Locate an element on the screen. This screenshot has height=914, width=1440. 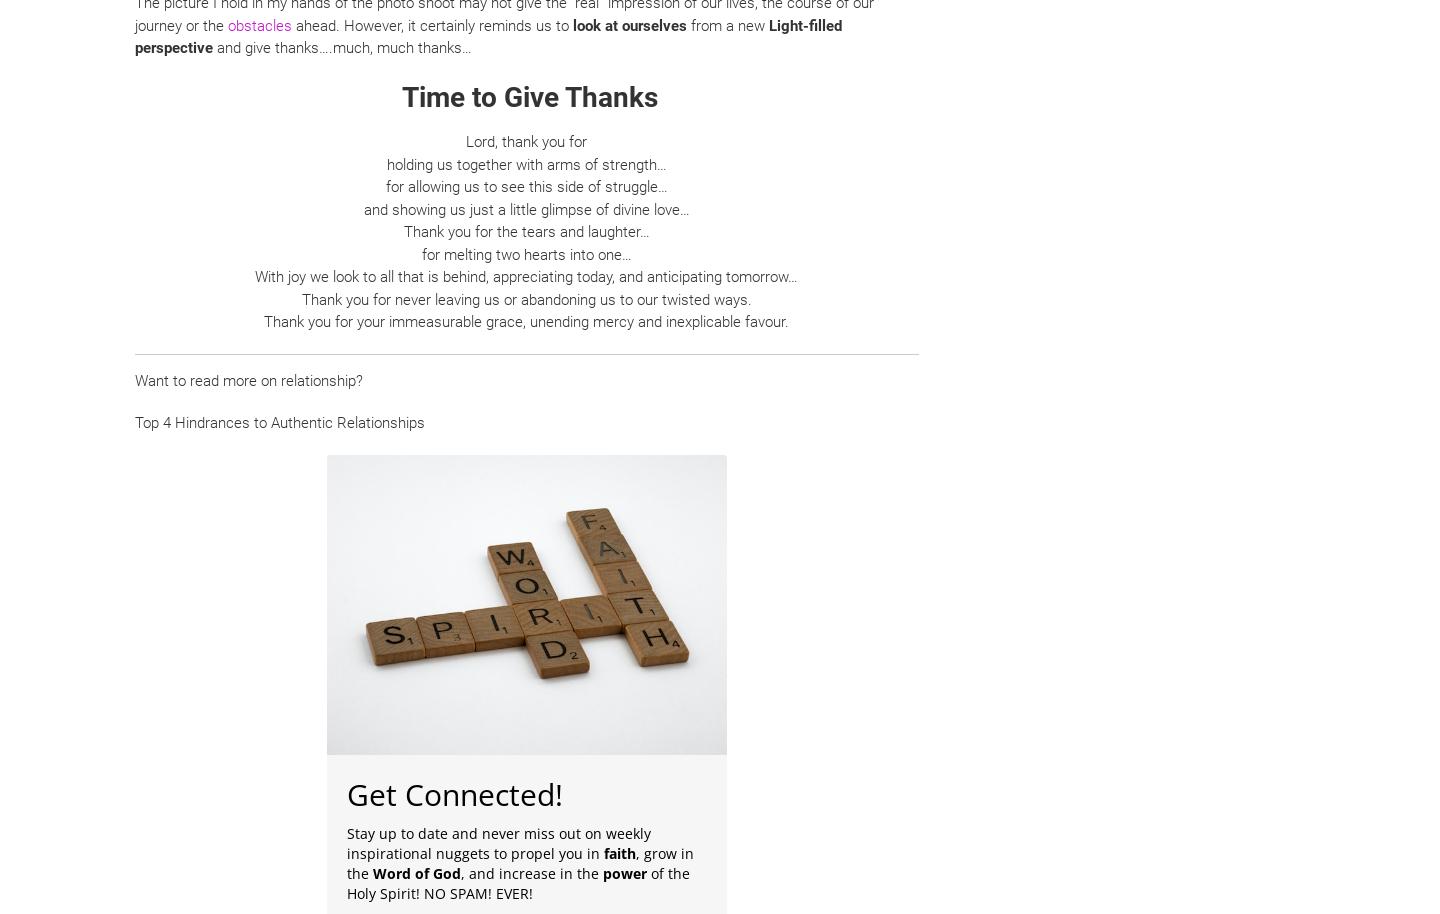
', grow in the' is located at coordinates (518, 862).